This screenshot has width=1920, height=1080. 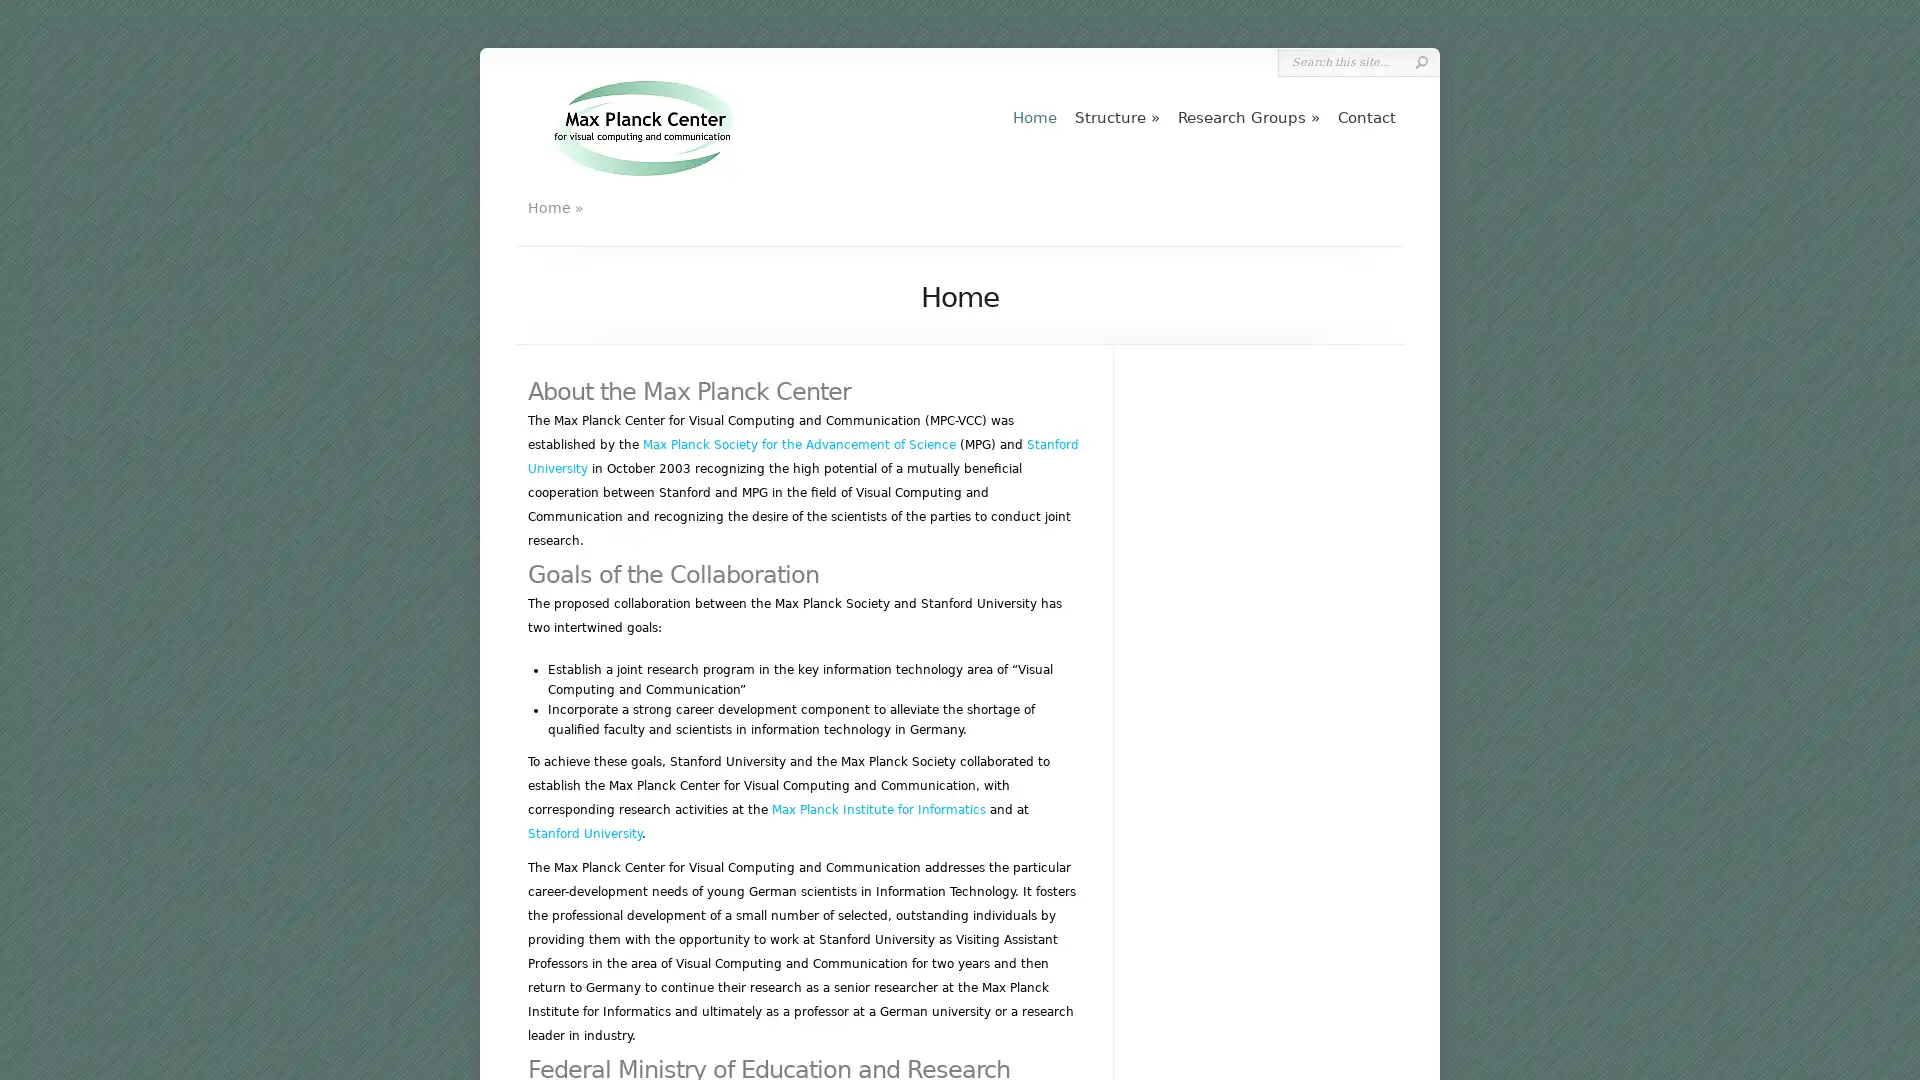 What do you see at coordinates (1420, 61) in the screenshot?
I see `Submit` at bounding box center [1420, 61].